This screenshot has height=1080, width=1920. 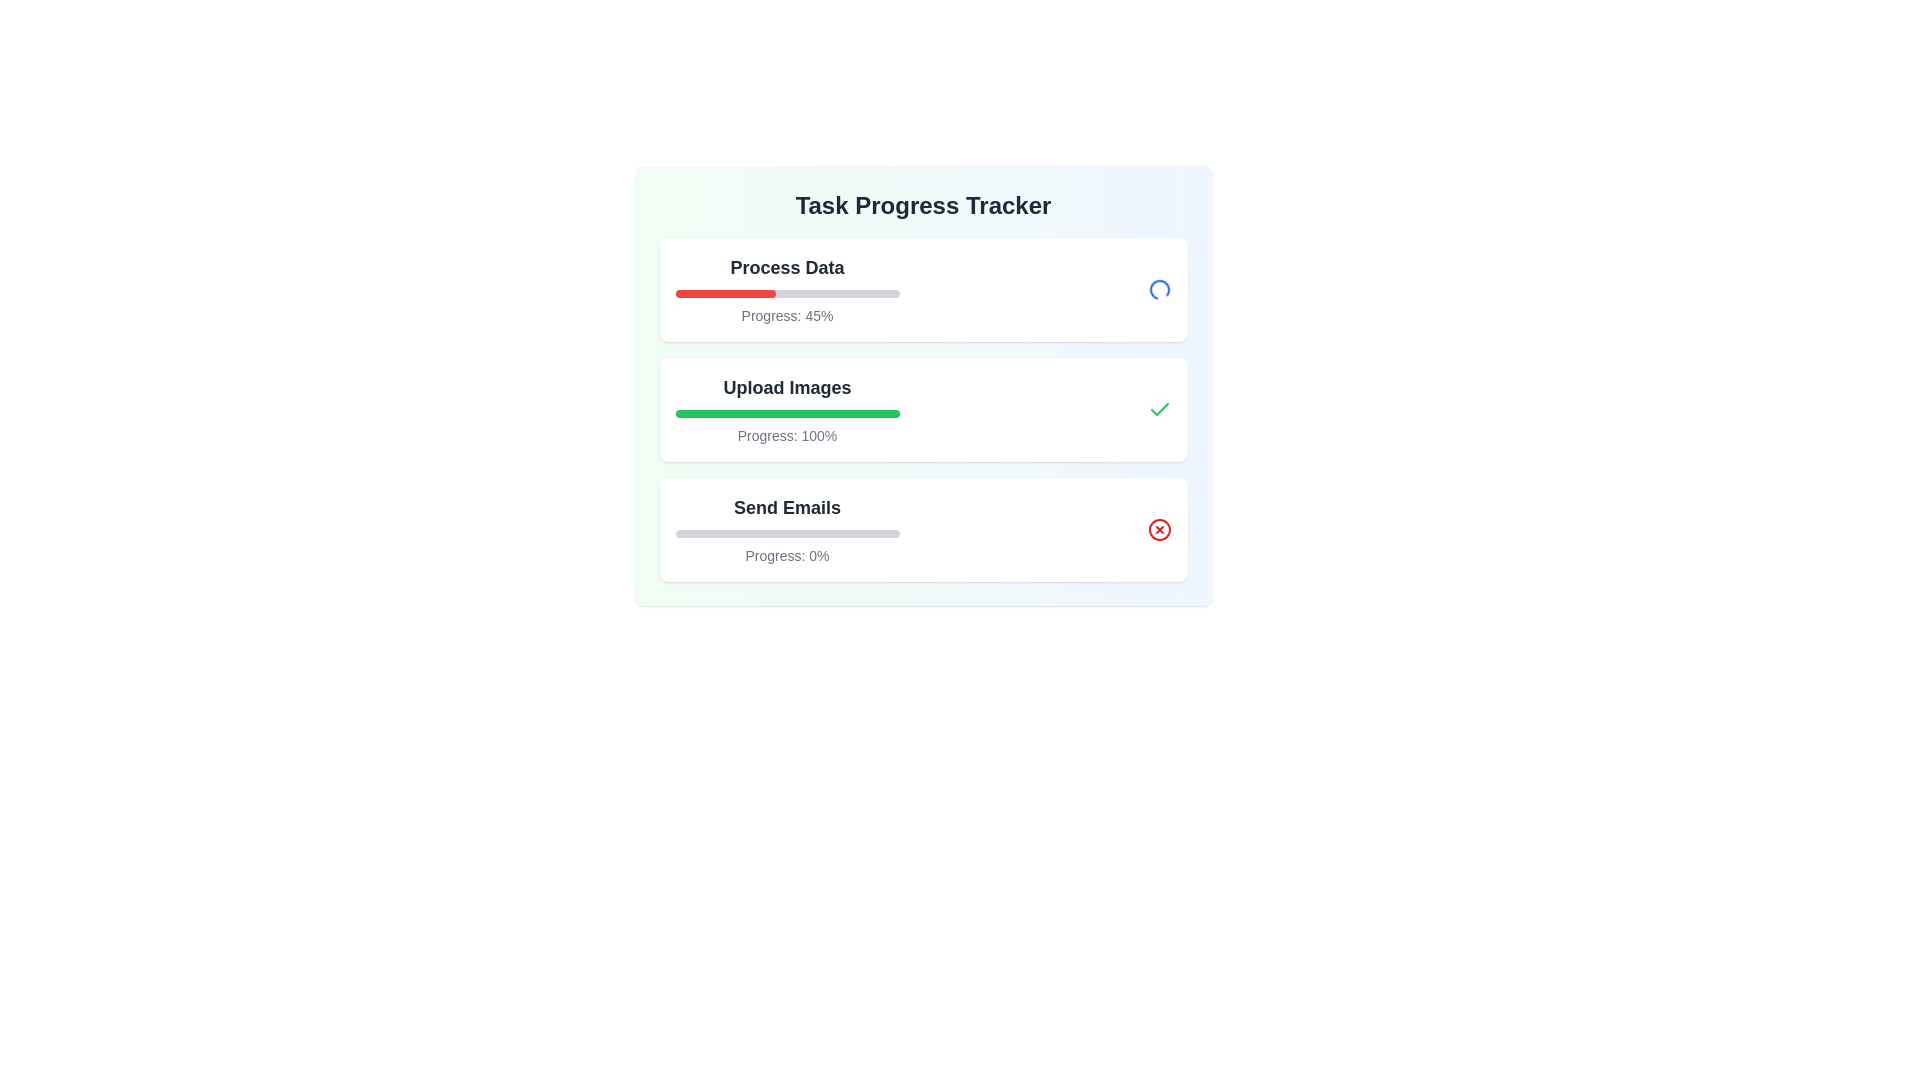 What do you see at coordinates (786, 528) in the screenshot?
I see `the progress bar of the 'Send Emails' task in the Progress Tracker` at bounding box center [786, 528].